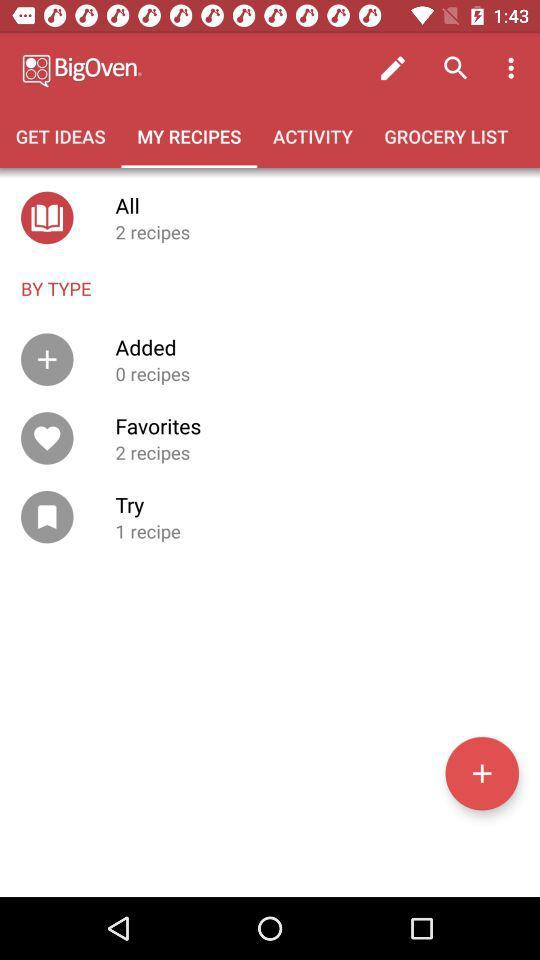  Describe the element at coordinates (481, 772) in the screenshot. I see `item at the bottom right corner` at that location.